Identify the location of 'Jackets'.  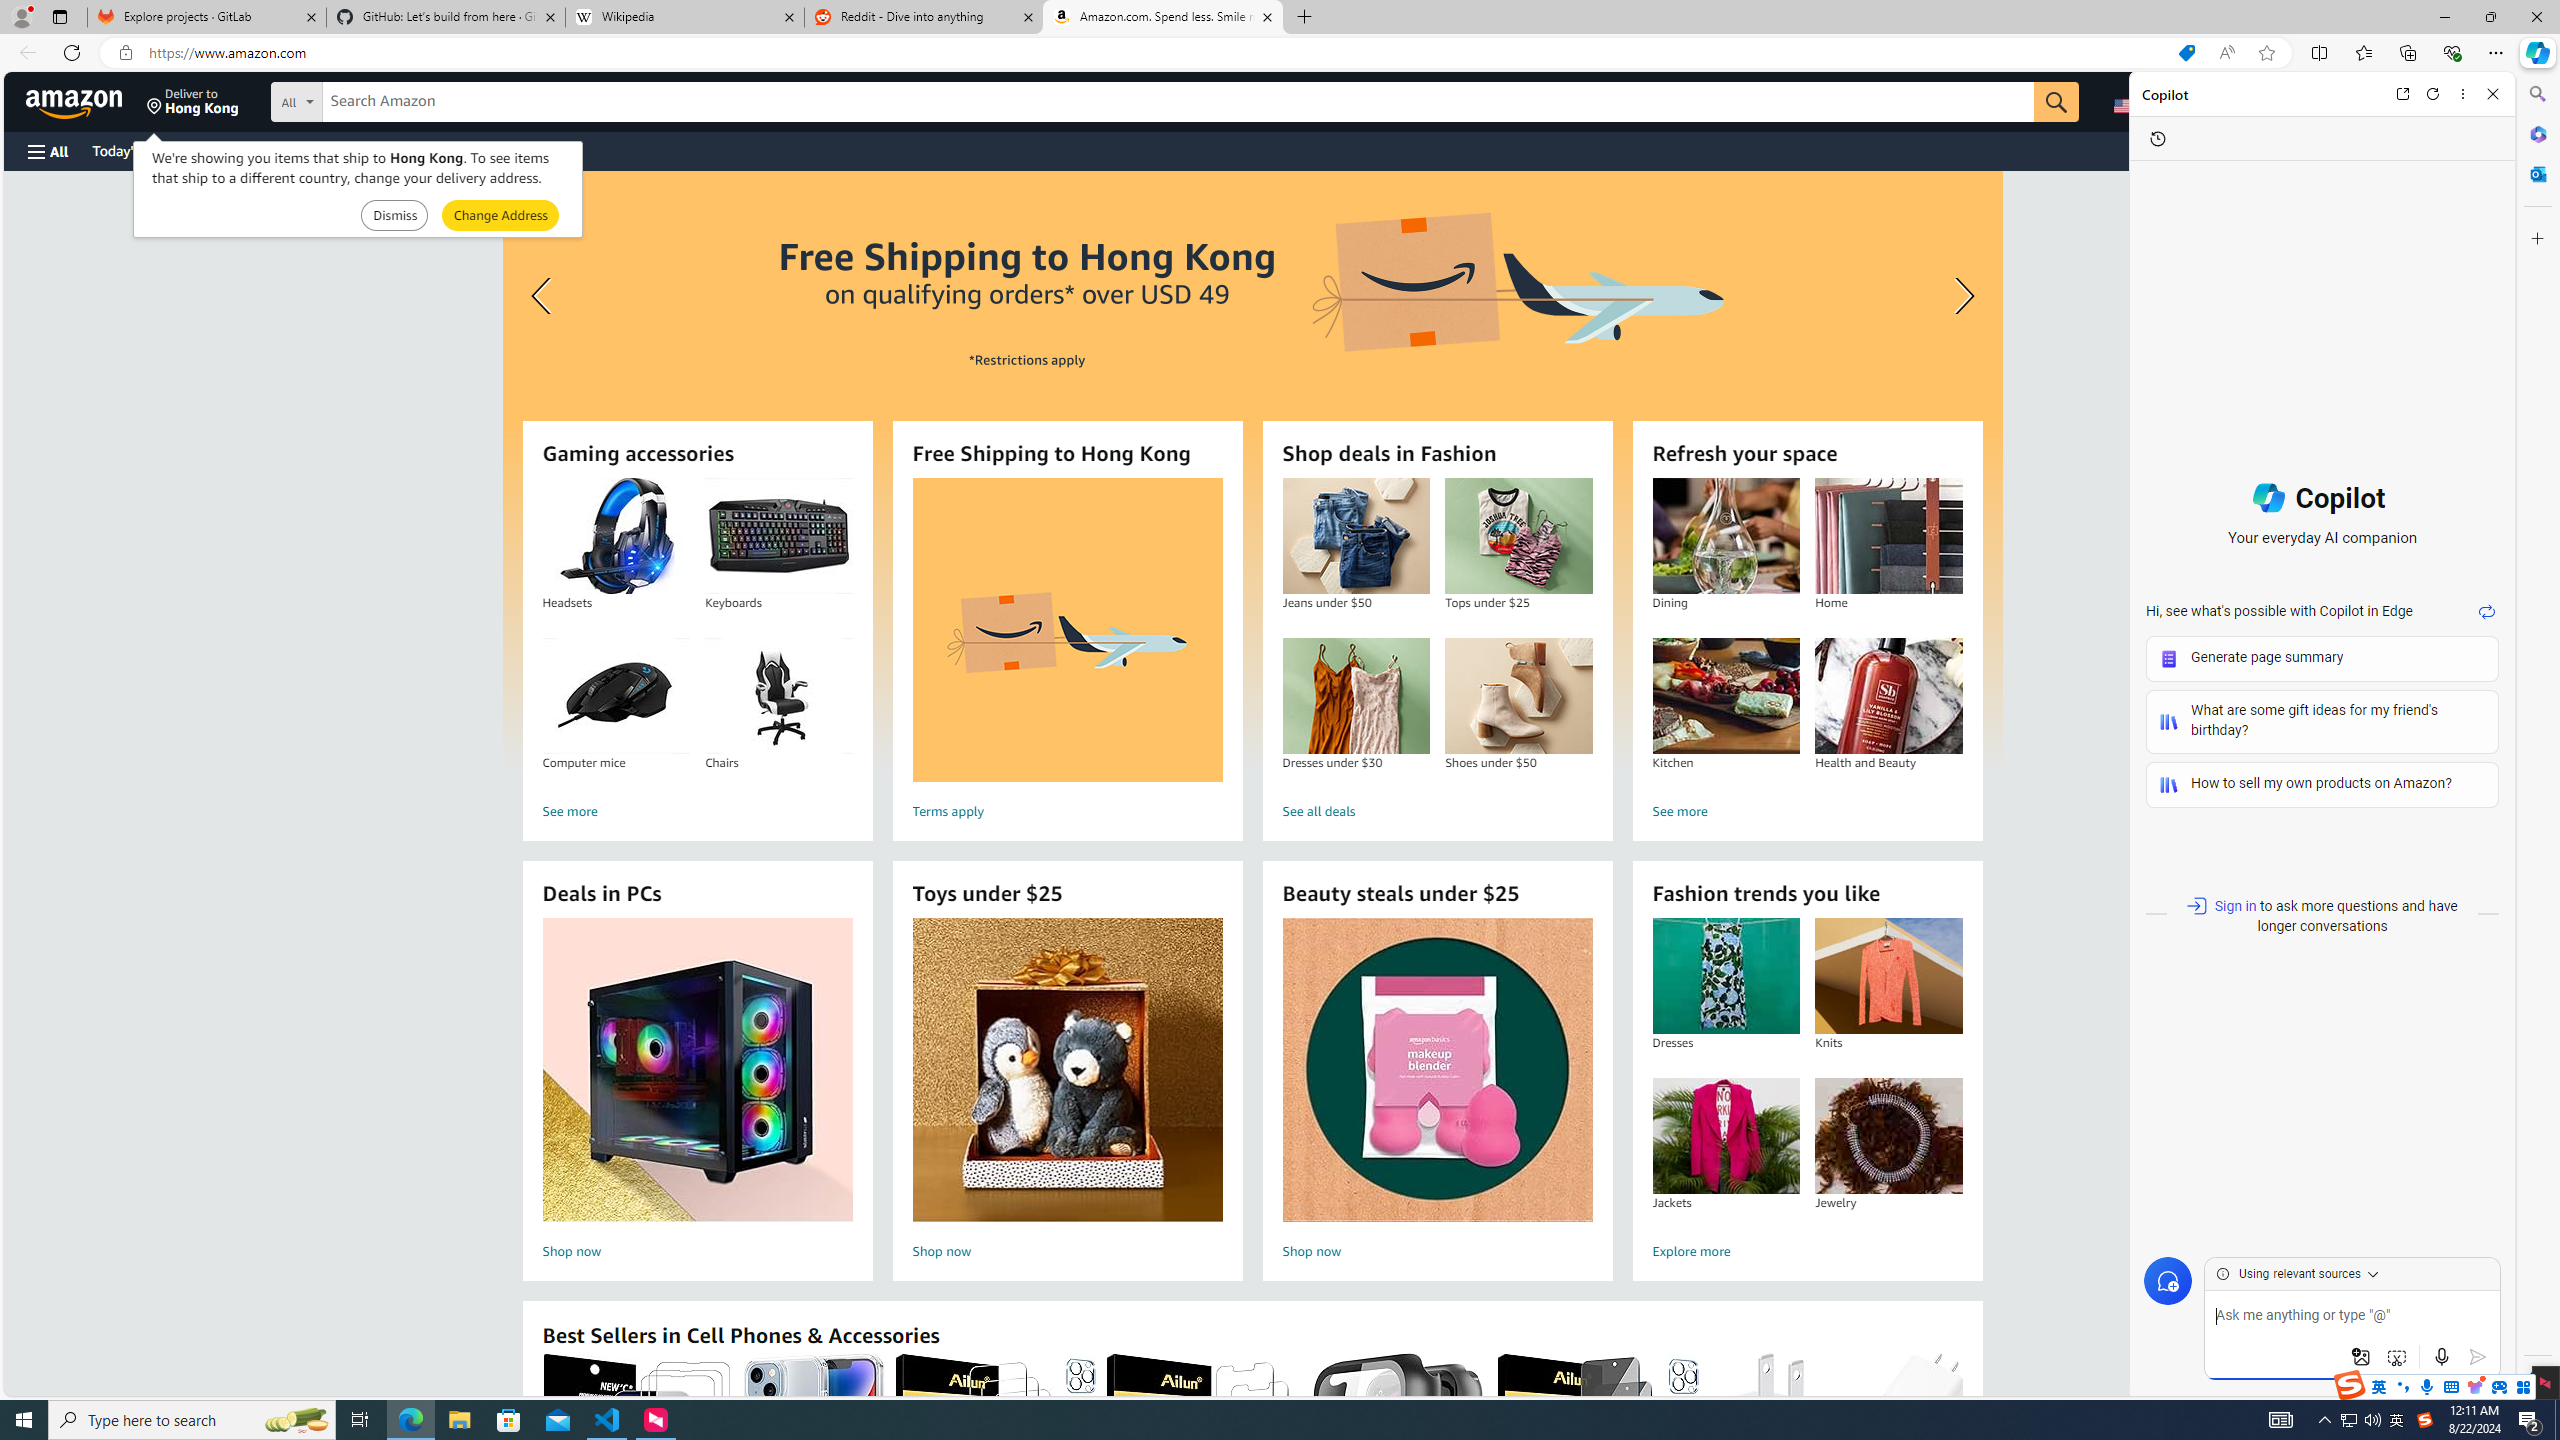
(1724, 1135).